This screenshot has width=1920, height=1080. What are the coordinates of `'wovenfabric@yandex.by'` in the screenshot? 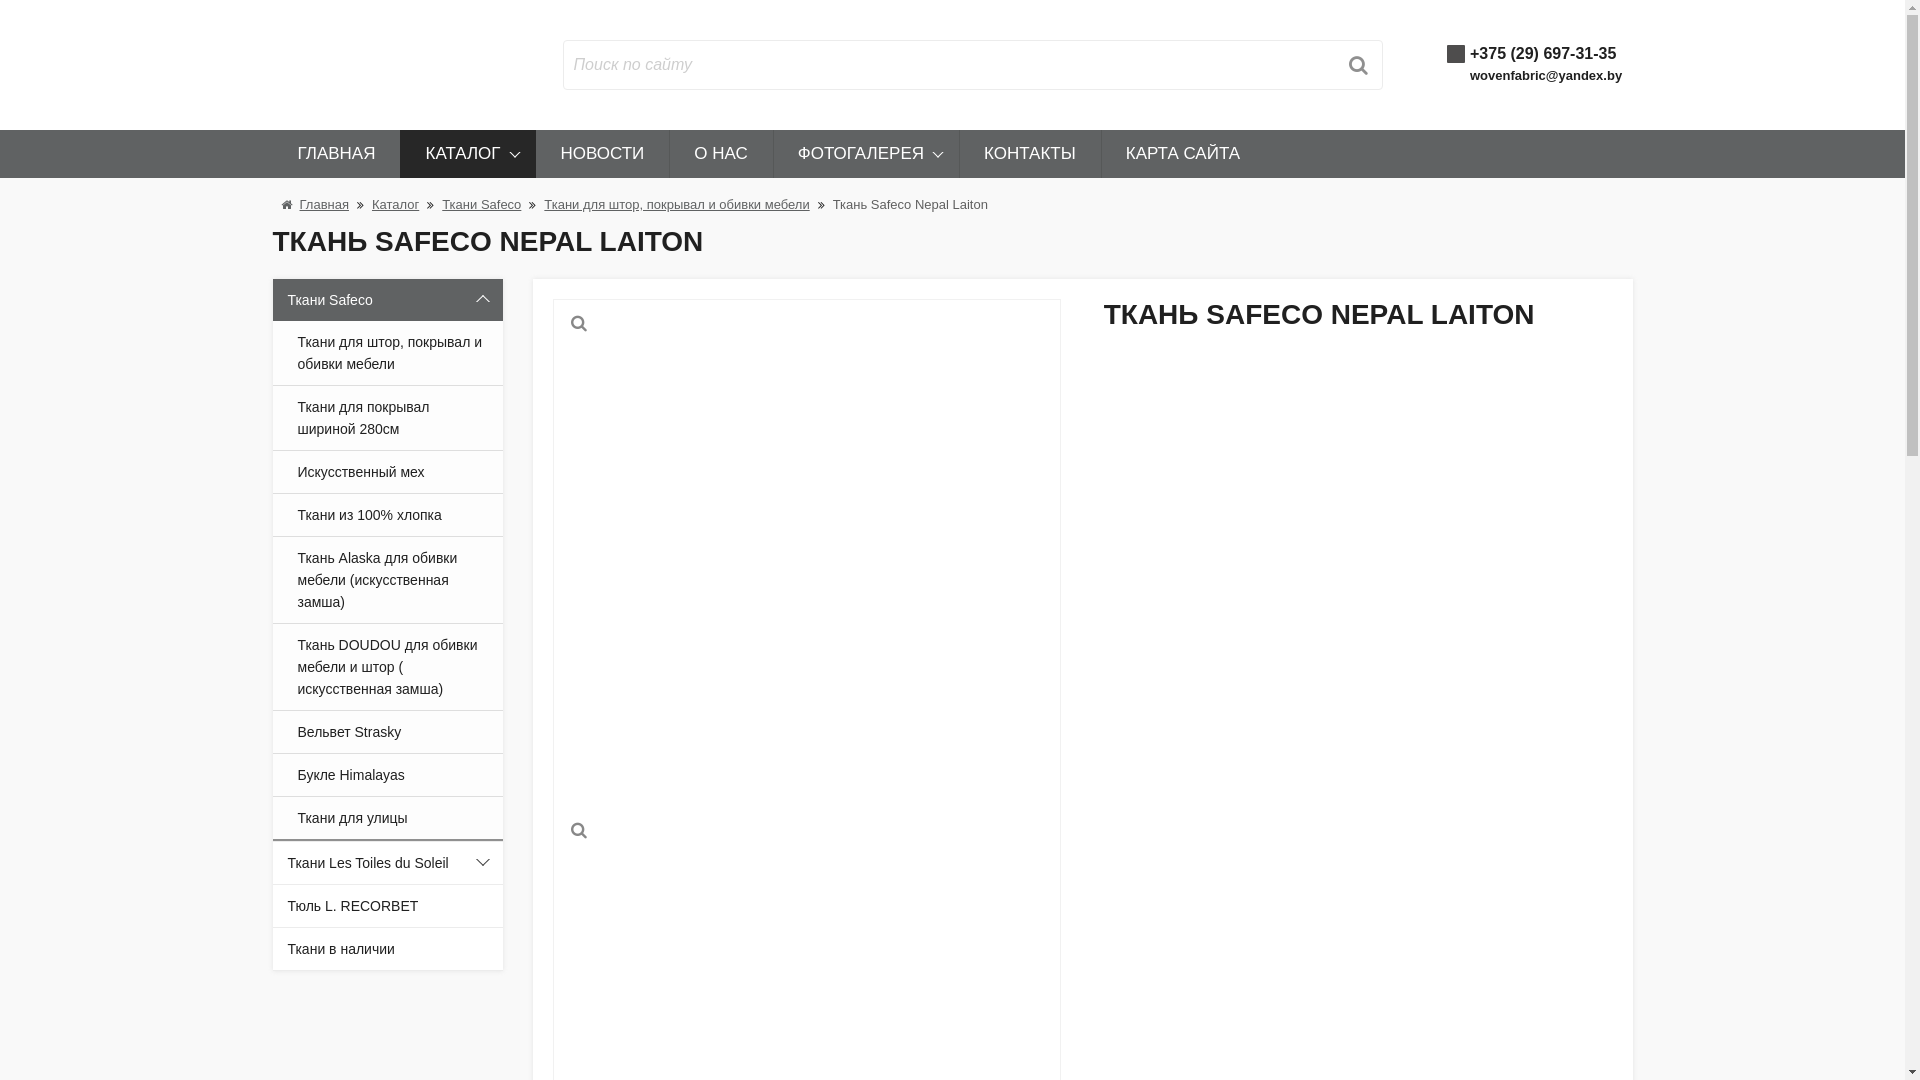 It's located at (1544, 74).